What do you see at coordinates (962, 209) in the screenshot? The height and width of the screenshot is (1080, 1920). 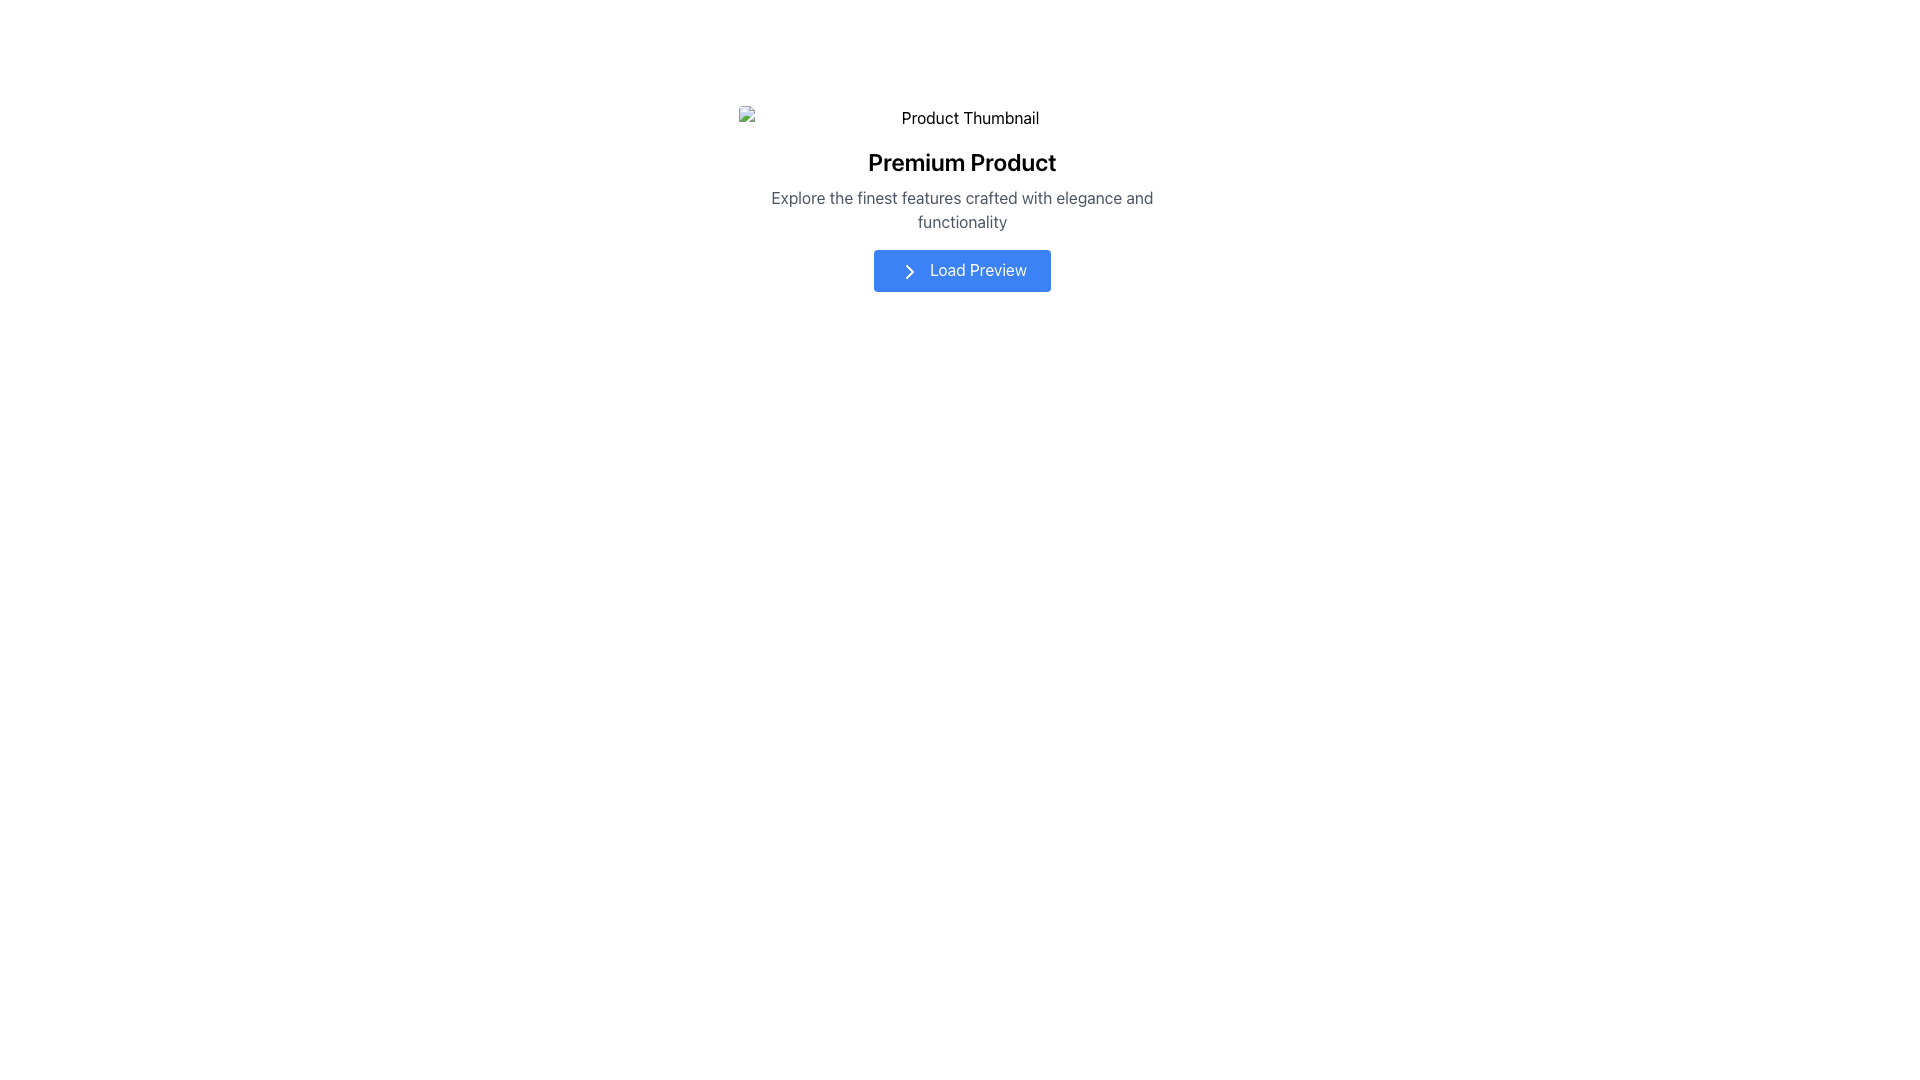 I see `the Static Text element that reads 'Explore the finest features crafted with elegance and functionality', which is styled in gray and positioned below 'Premium Product' and above the 'Load Preview' button` at bounding box center [962, 209].